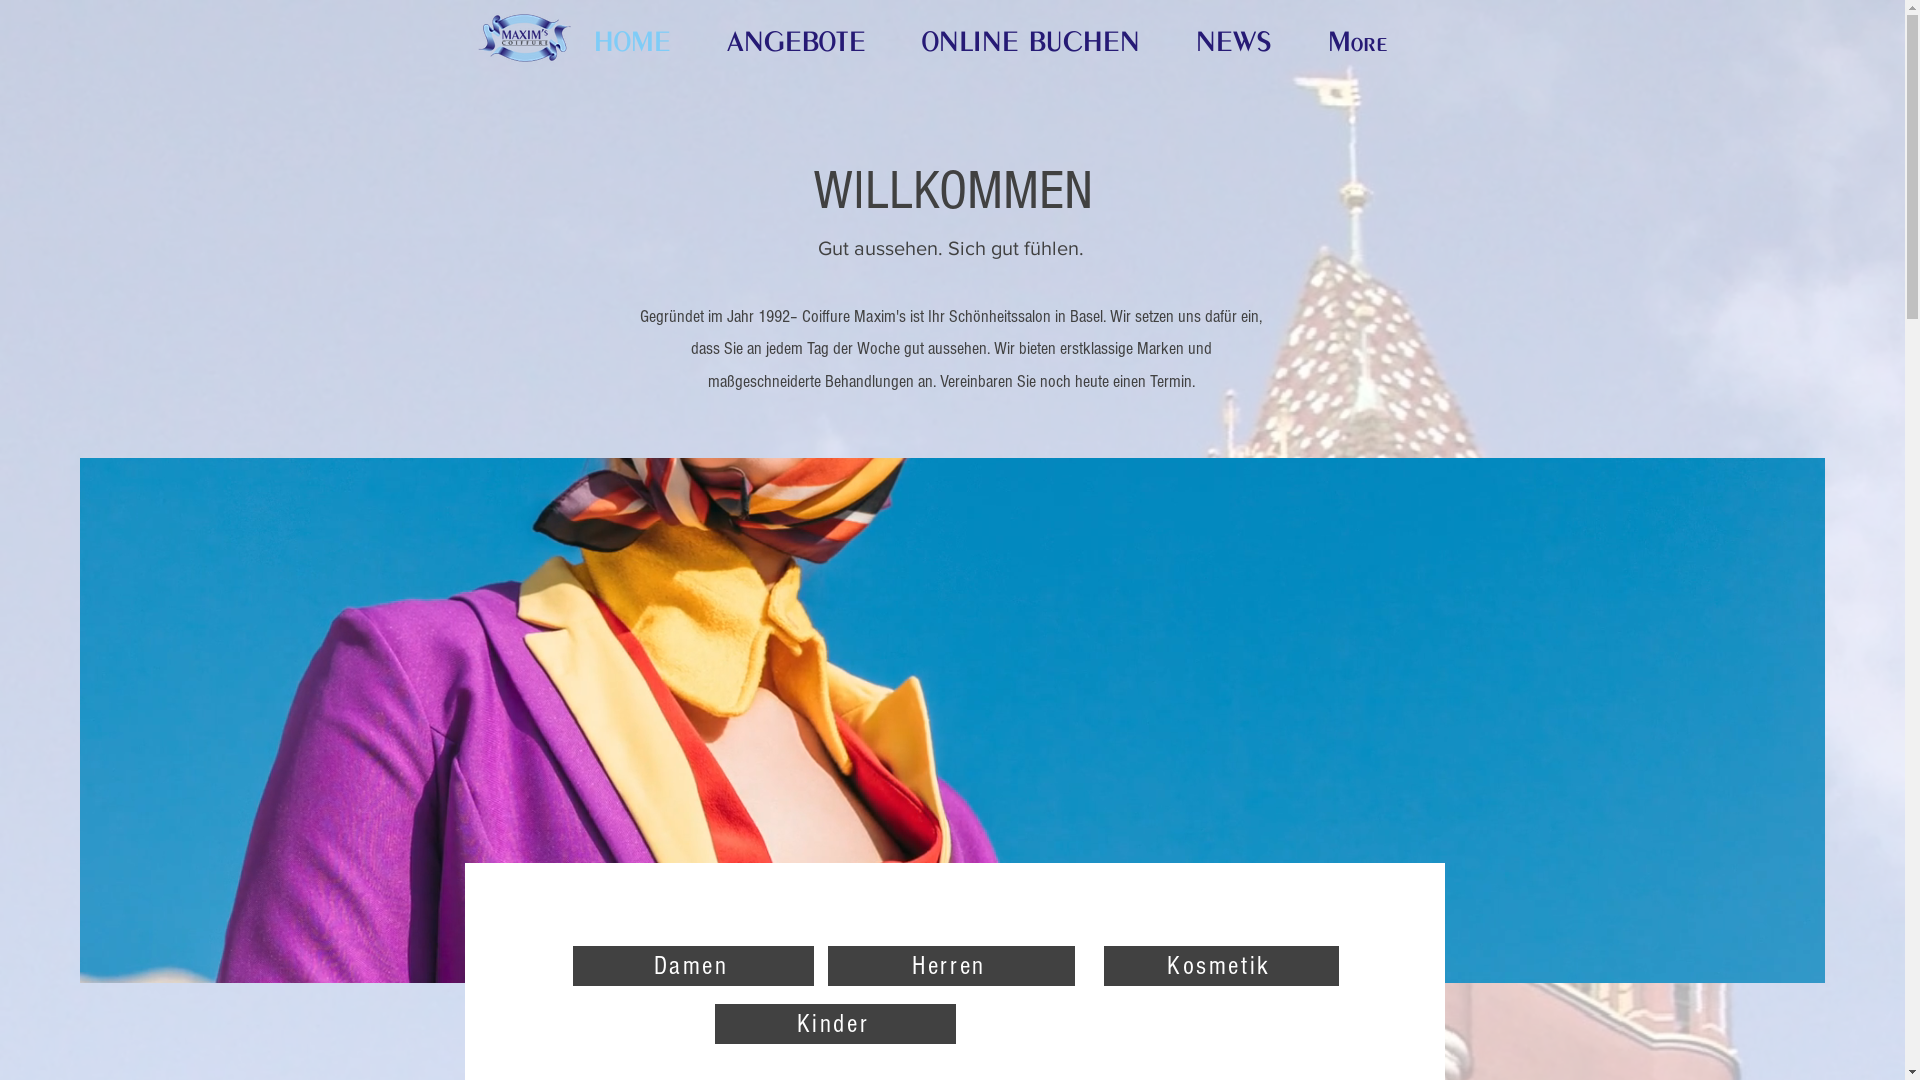 The height and width of the screenshot is (1080, 1920). I want to click on 'Damen', so click(692, 964).